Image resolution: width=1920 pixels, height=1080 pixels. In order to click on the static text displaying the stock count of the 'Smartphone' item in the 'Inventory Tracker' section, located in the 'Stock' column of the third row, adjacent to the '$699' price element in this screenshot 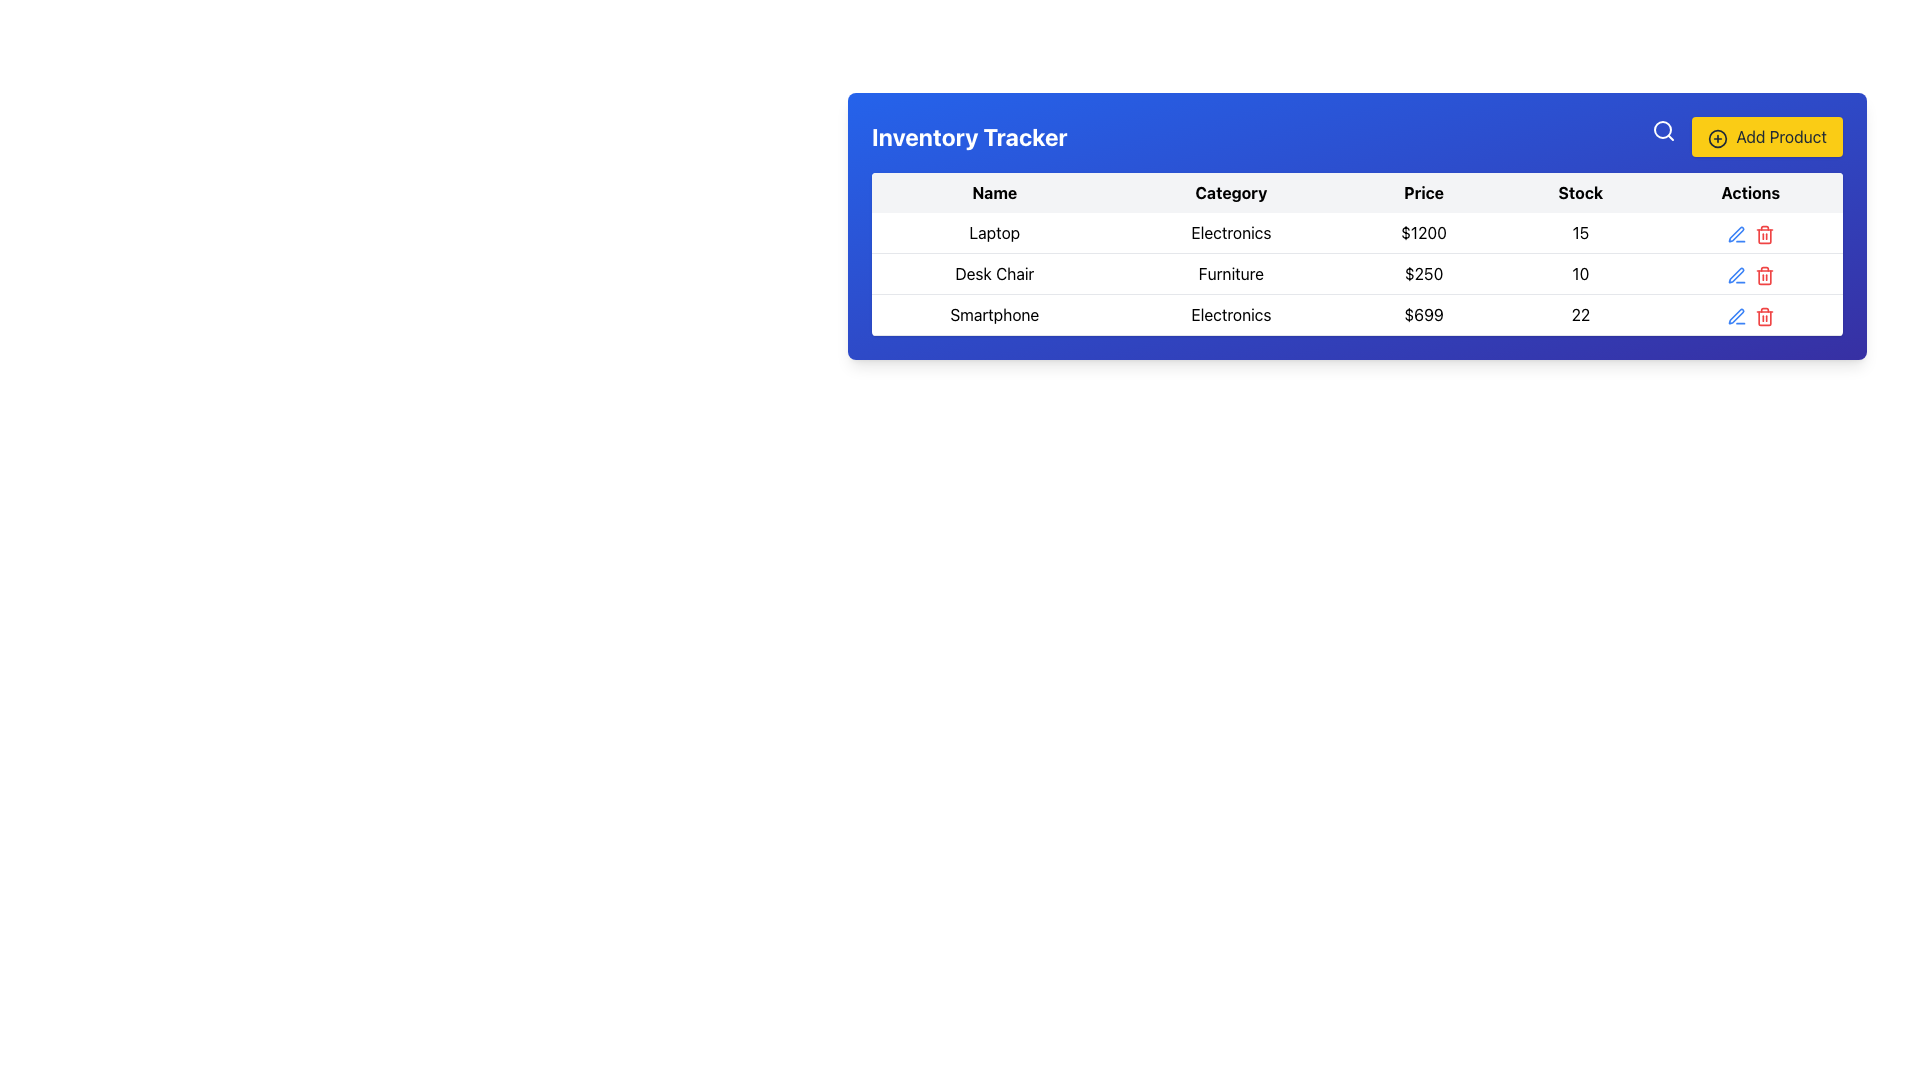, I will do `click(1579, 315)`.